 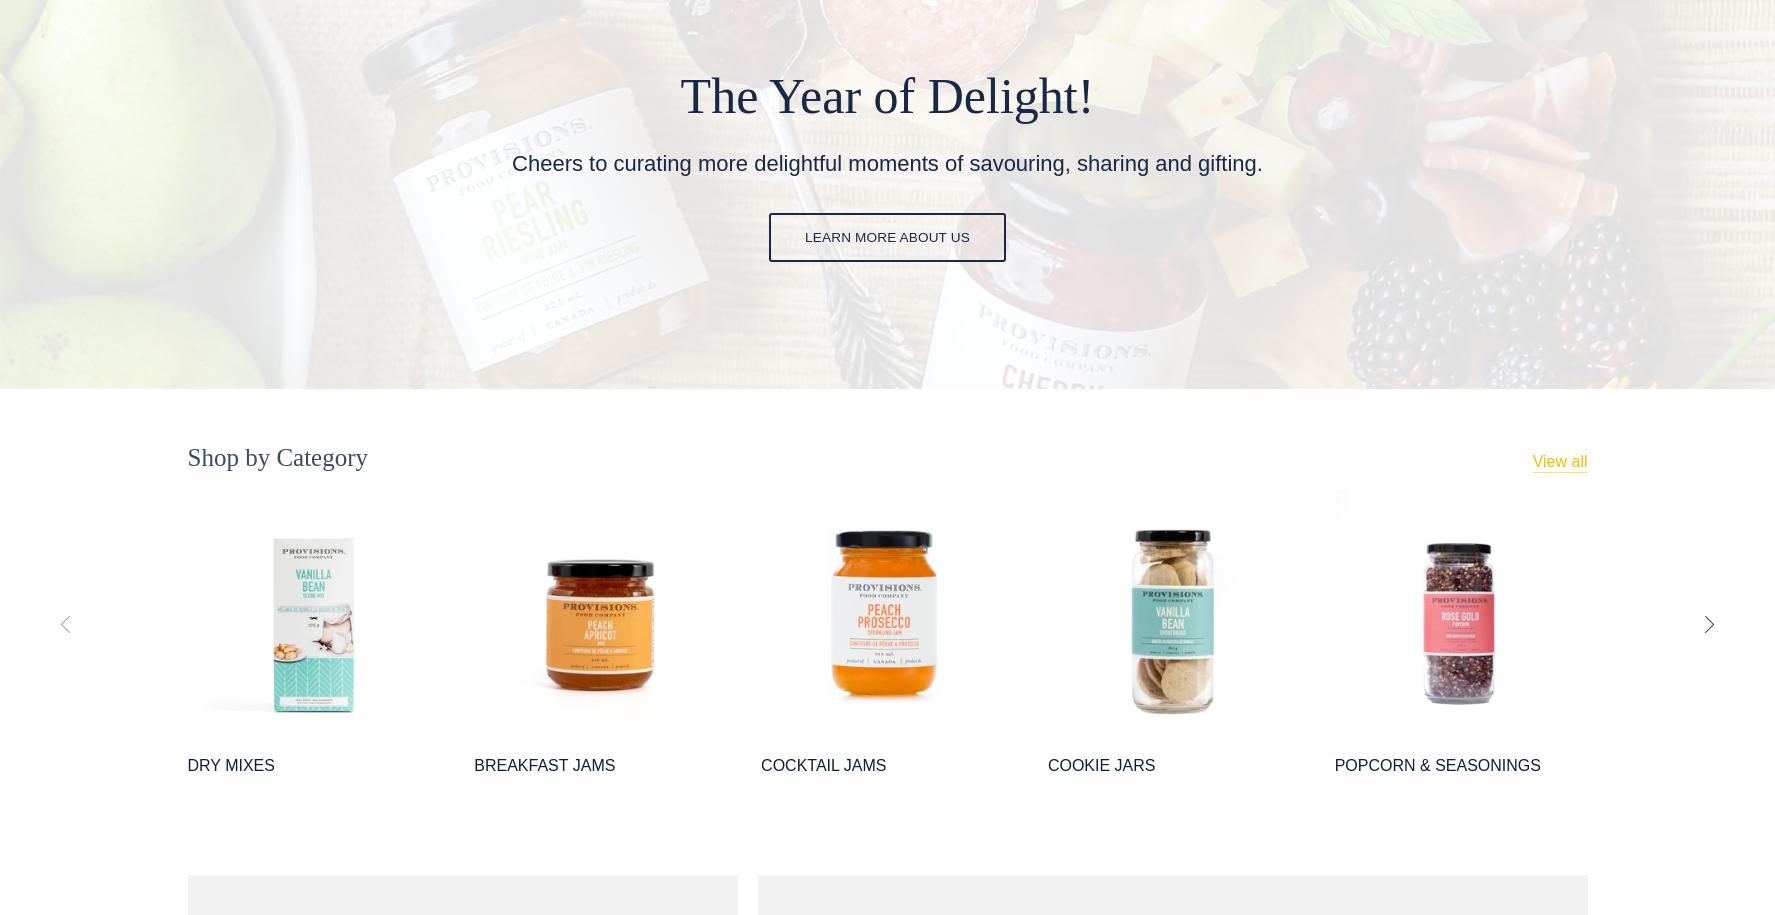 What do you see at coordinates (277, 456) in the screenshot?
I see `'Shop by Category'` at bounding box center [277, 456].